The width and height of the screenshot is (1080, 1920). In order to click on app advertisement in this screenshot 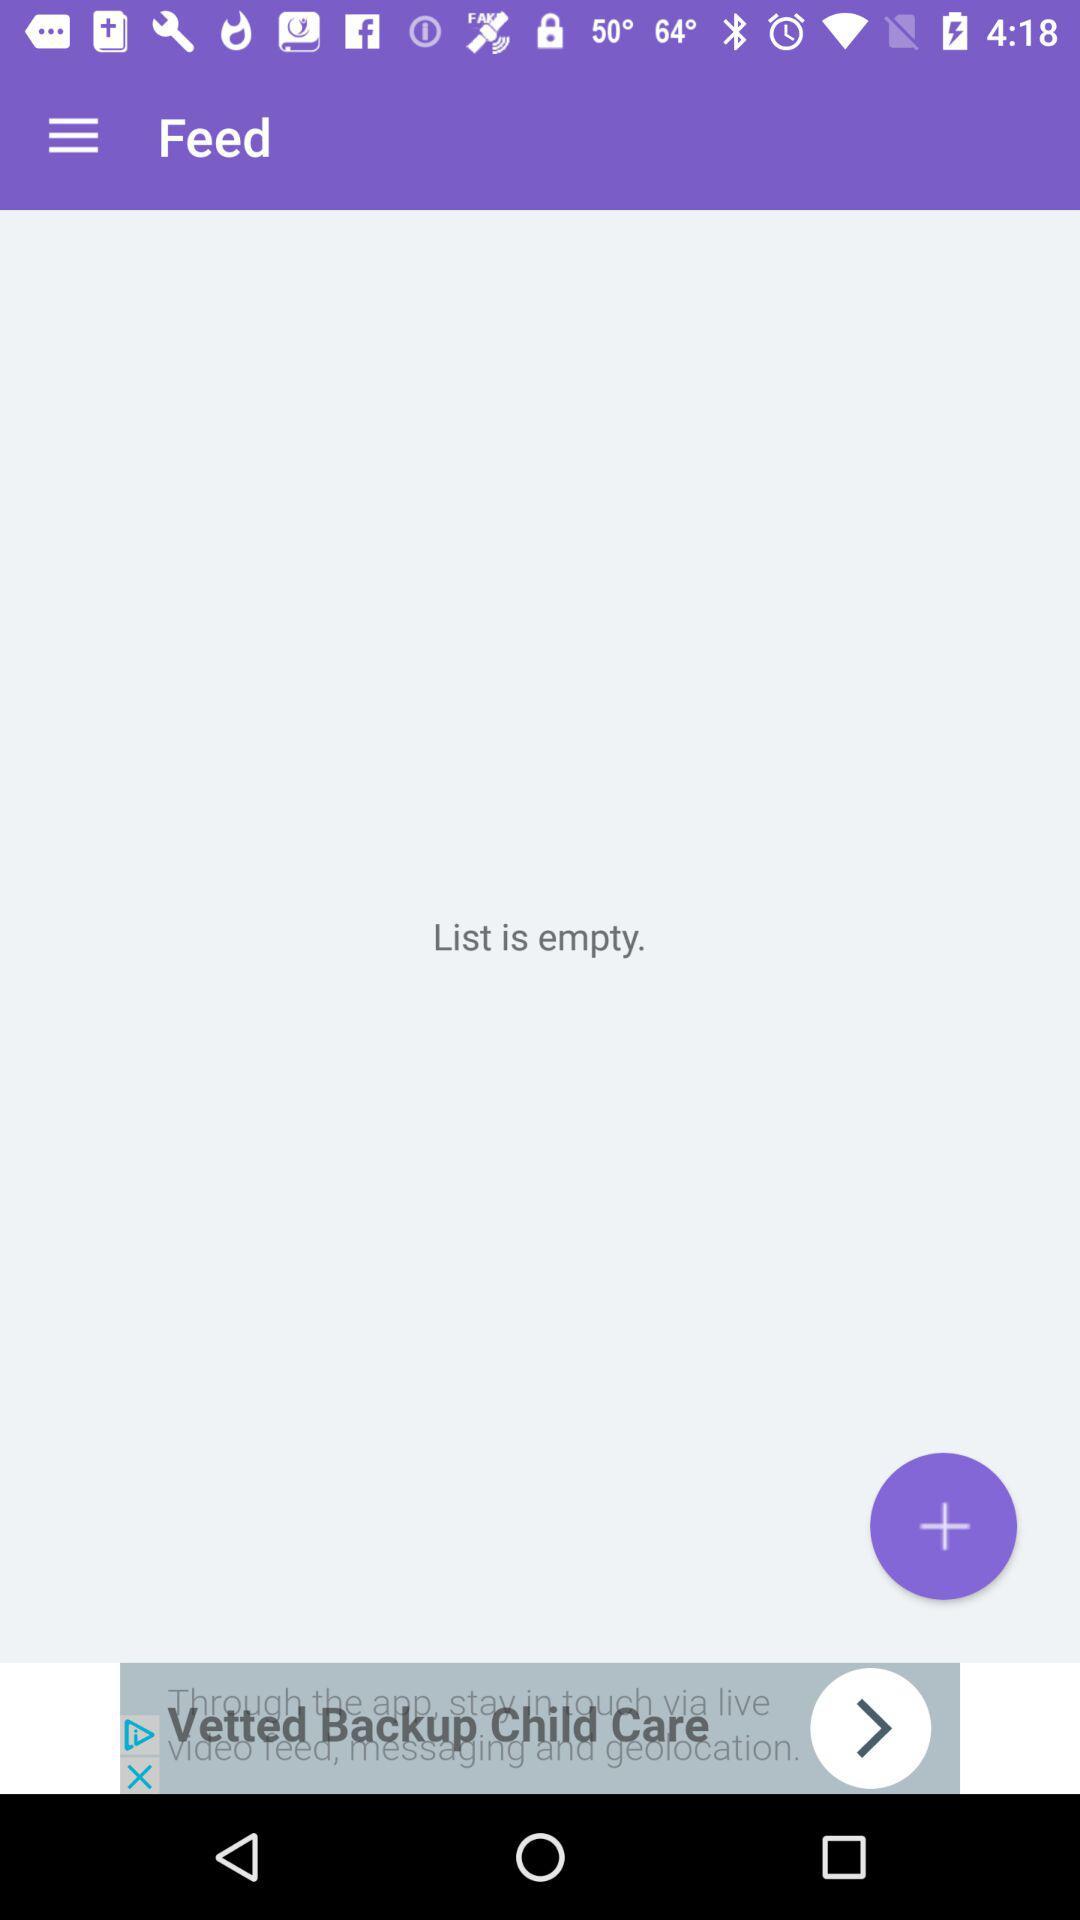, I will do `click(540, 1727)`.